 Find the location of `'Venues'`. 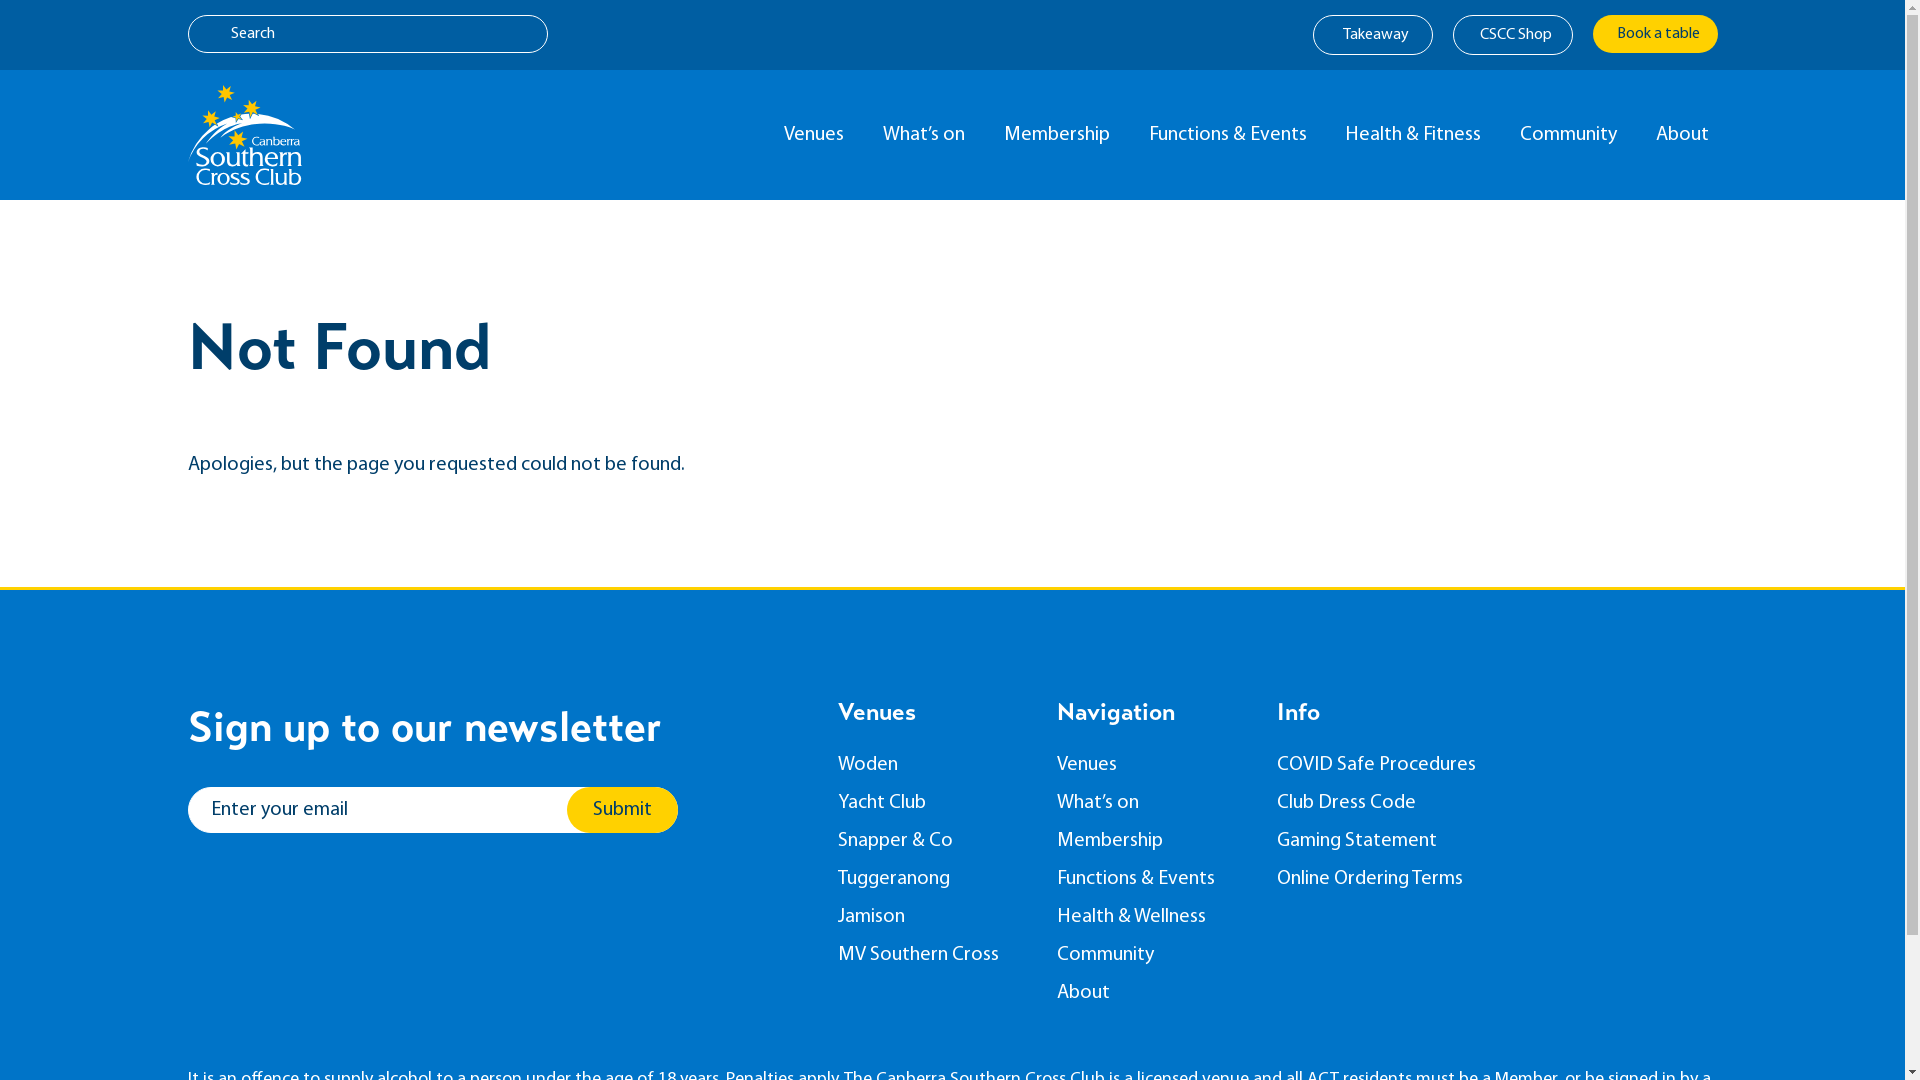

'Venues' is located at coordinates (818, 135).